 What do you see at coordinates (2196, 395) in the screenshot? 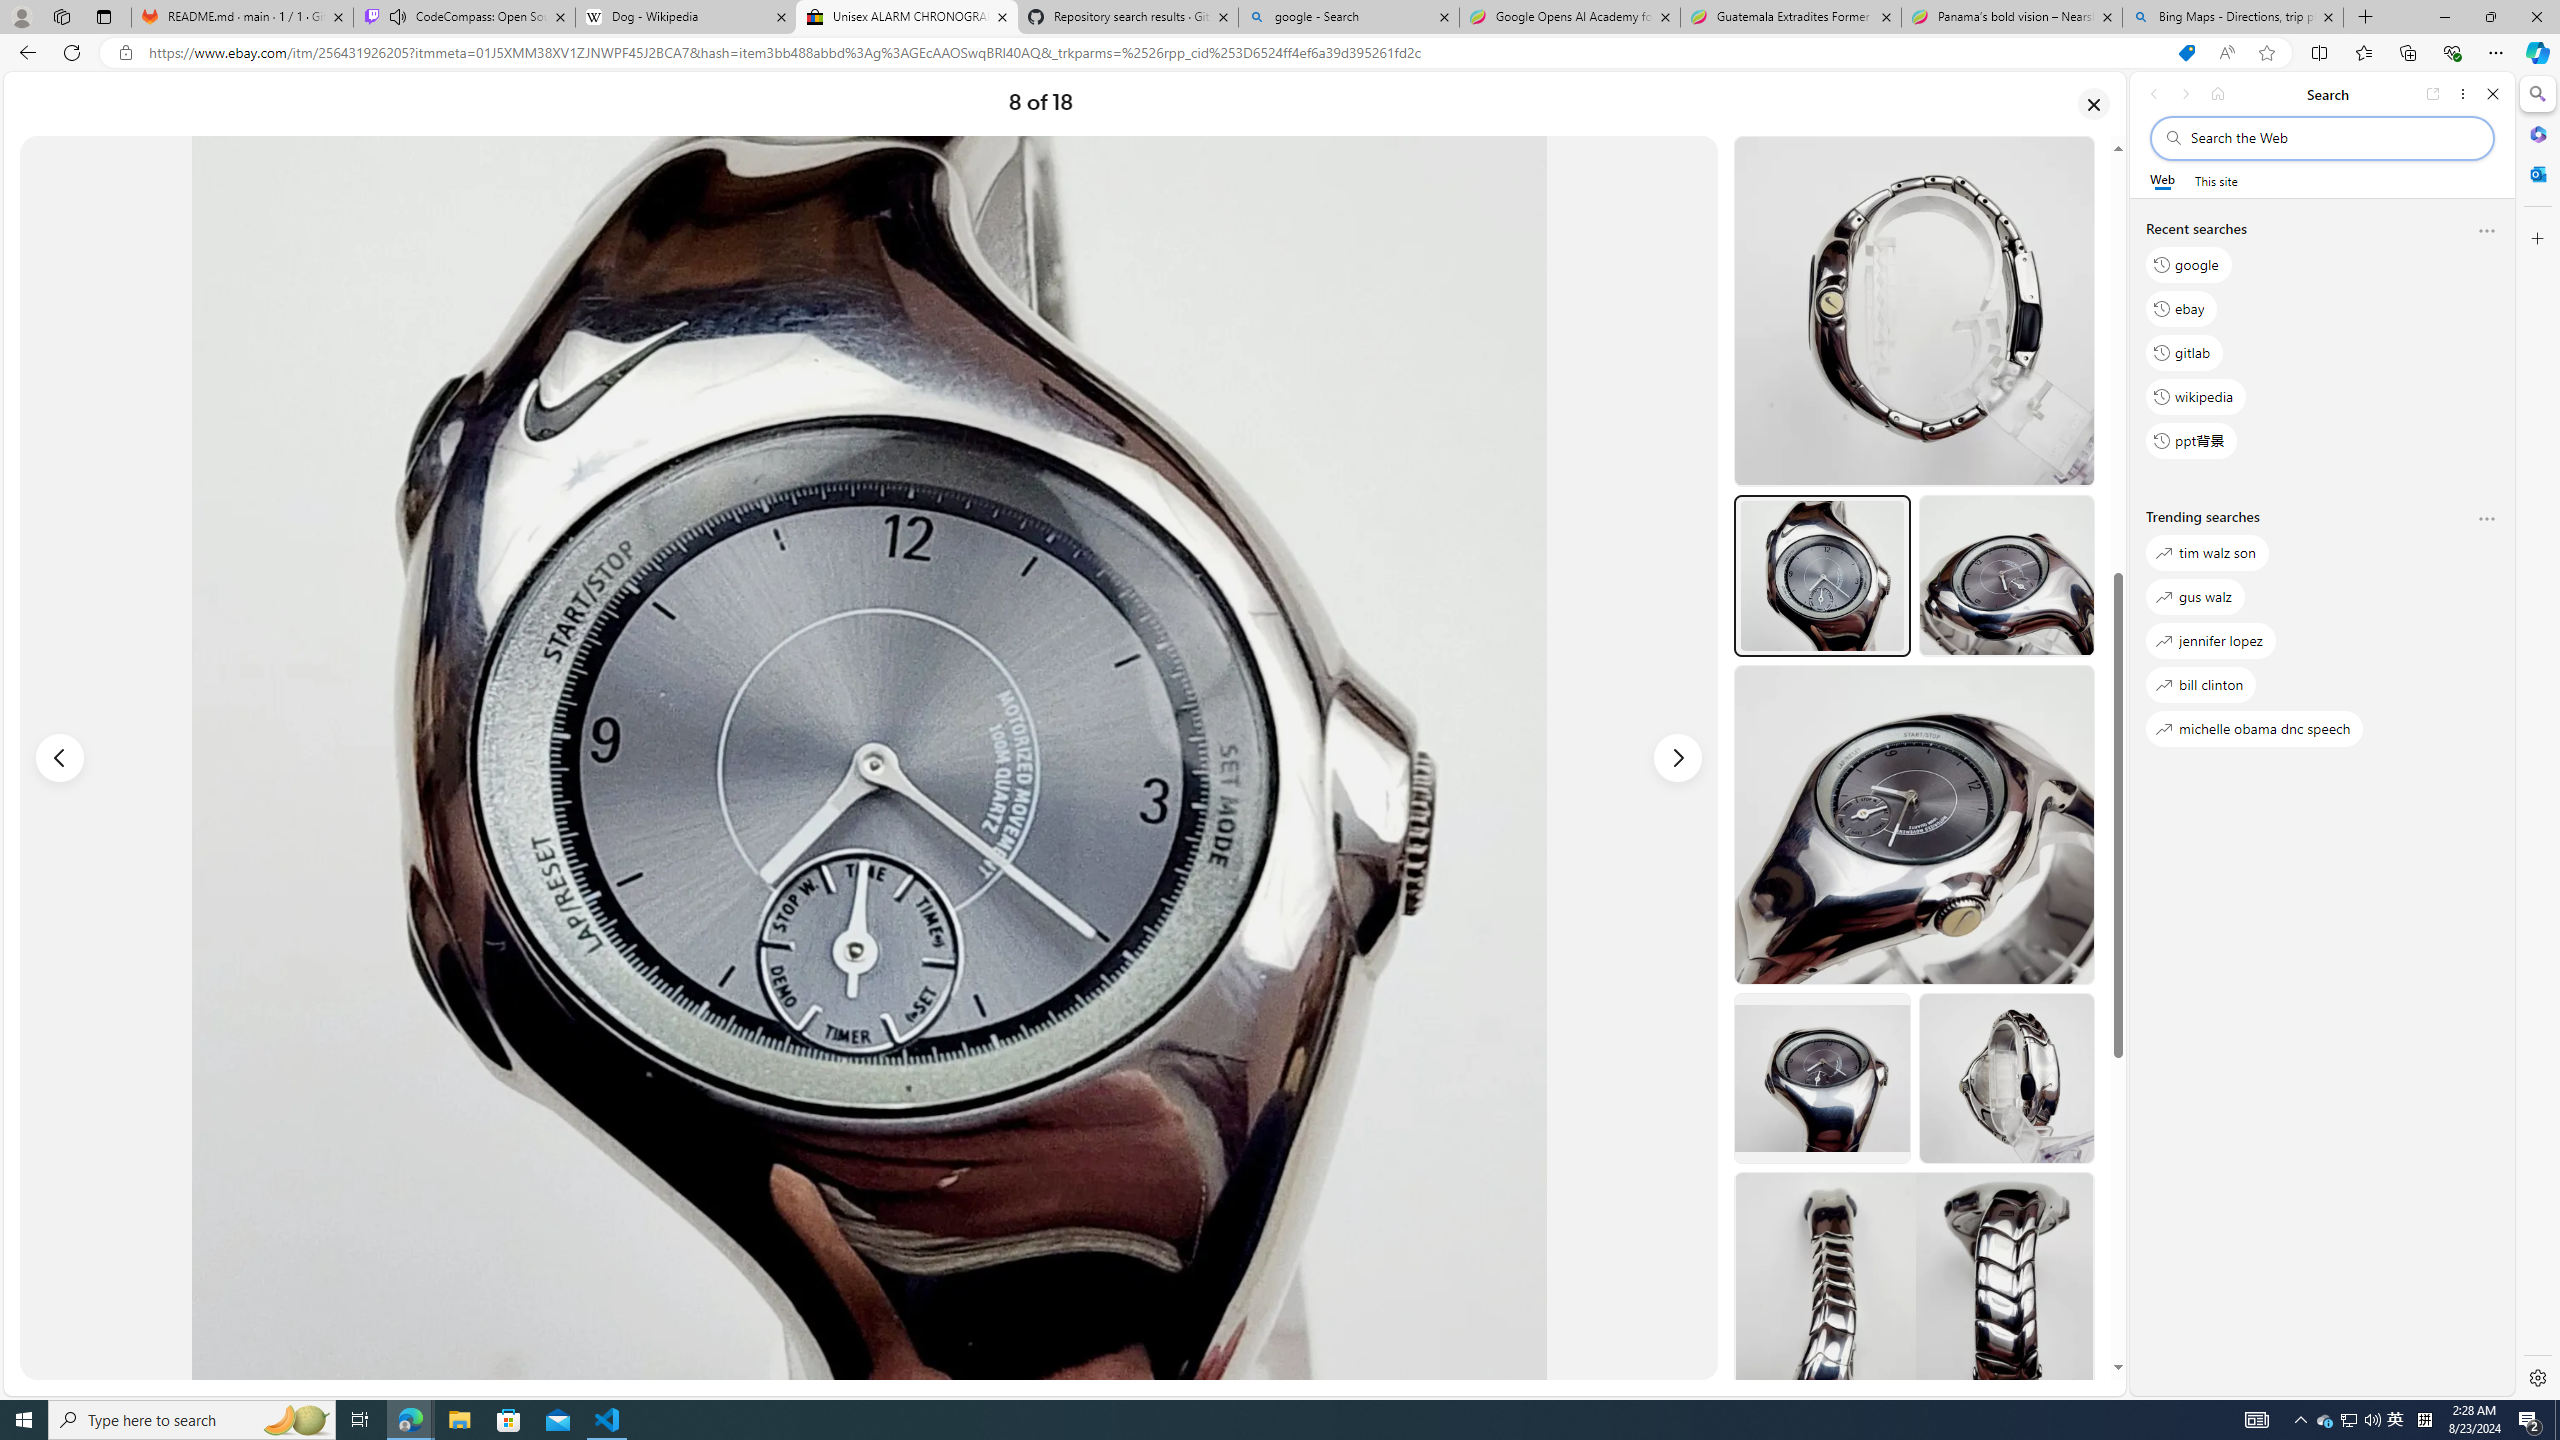
I see `'wikipedia'` at bounding box center [2196, 395].